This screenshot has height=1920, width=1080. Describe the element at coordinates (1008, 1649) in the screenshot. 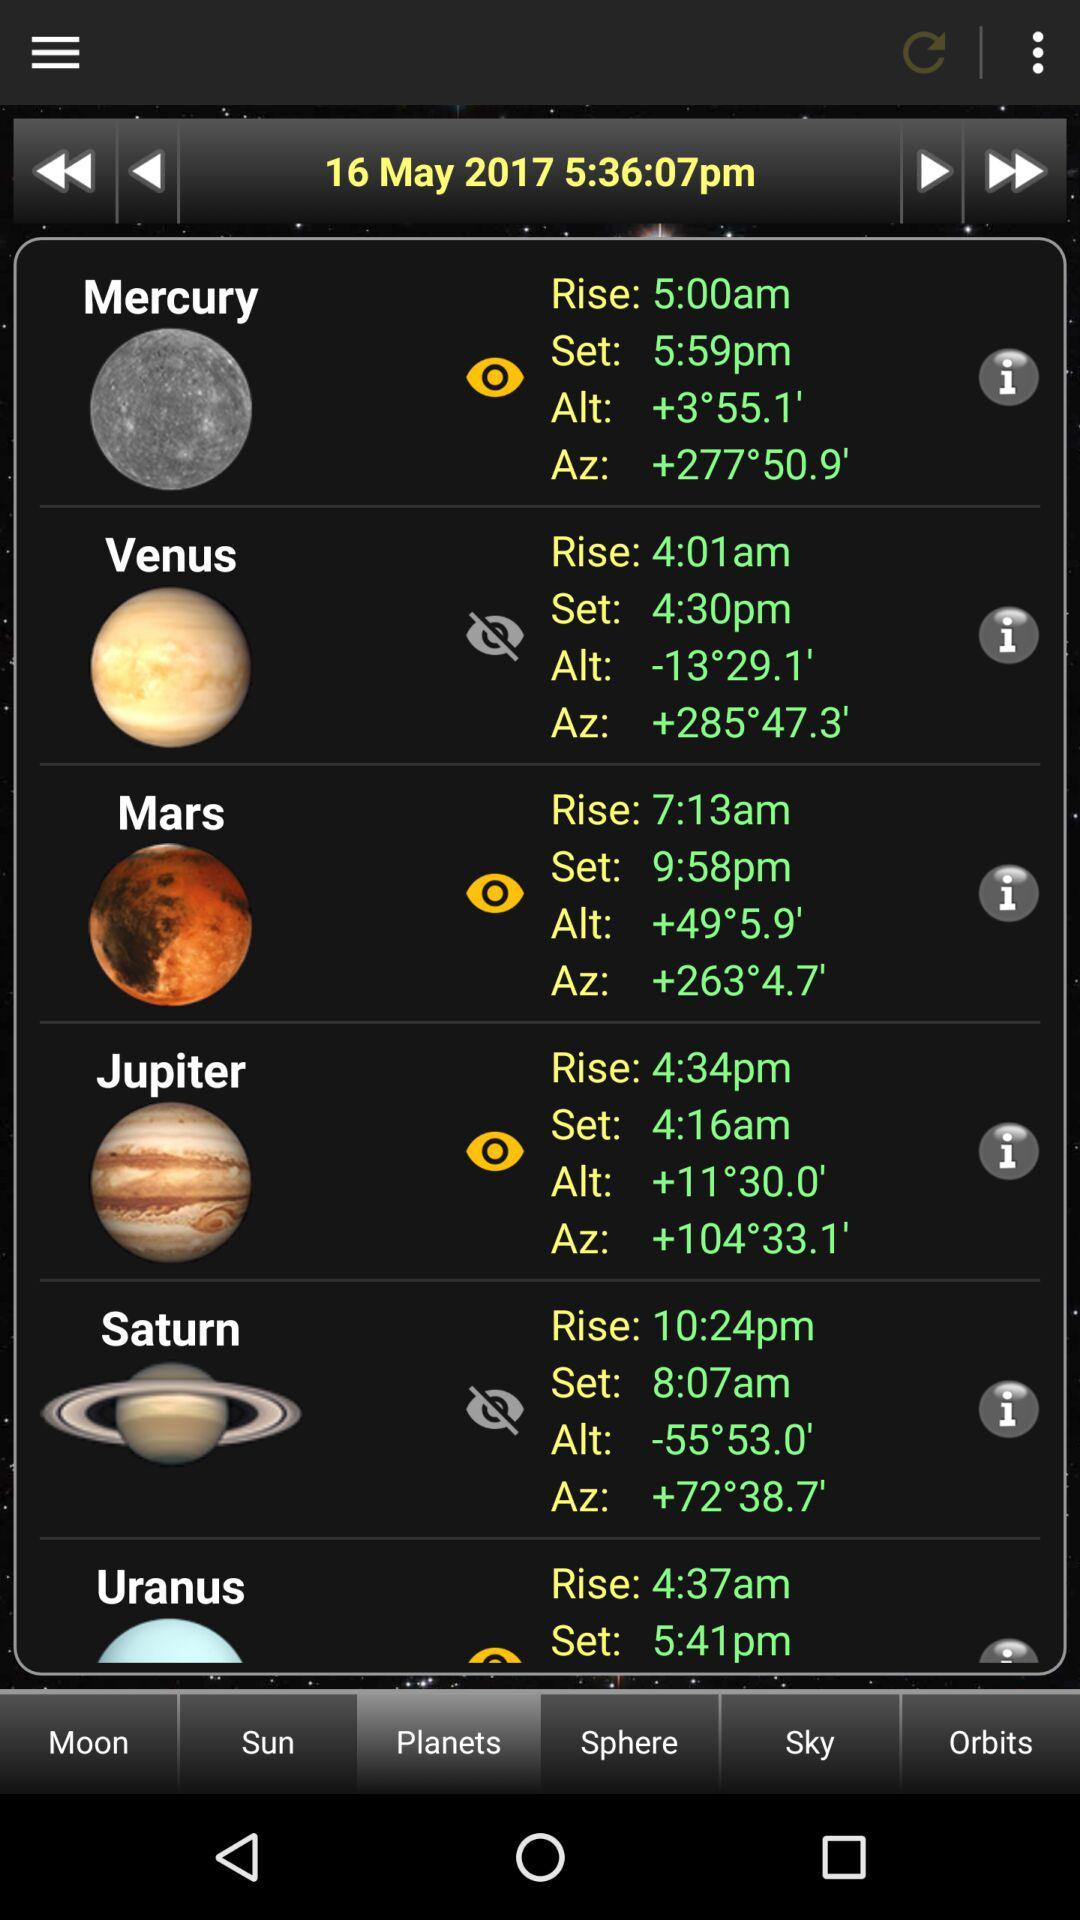

I see `get more information` at that location.